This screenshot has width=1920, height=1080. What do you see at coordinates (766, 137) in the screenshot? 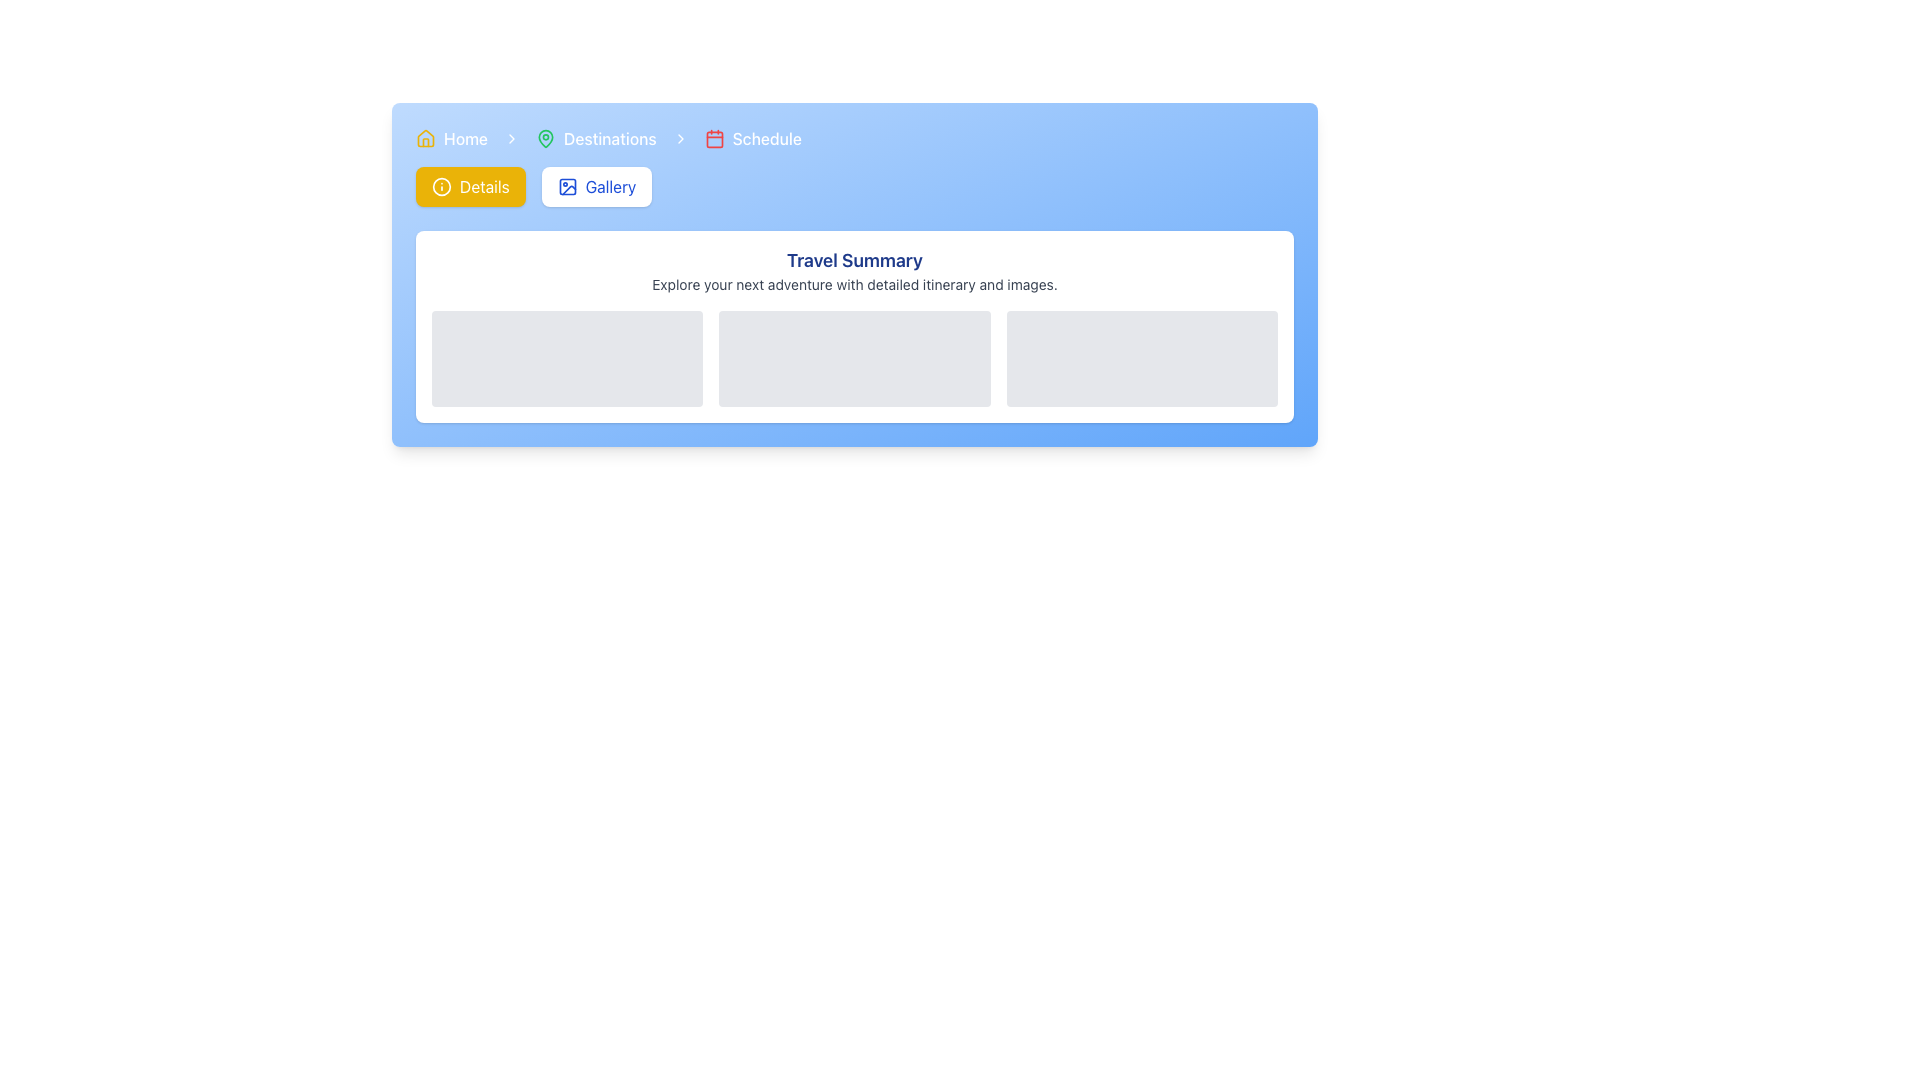
I see `the 'Schedule' text label in the breadcrumb navigation bar, which is styled with a medium font size and white color, located after a calendar icon` at bounding box center [766, 137].